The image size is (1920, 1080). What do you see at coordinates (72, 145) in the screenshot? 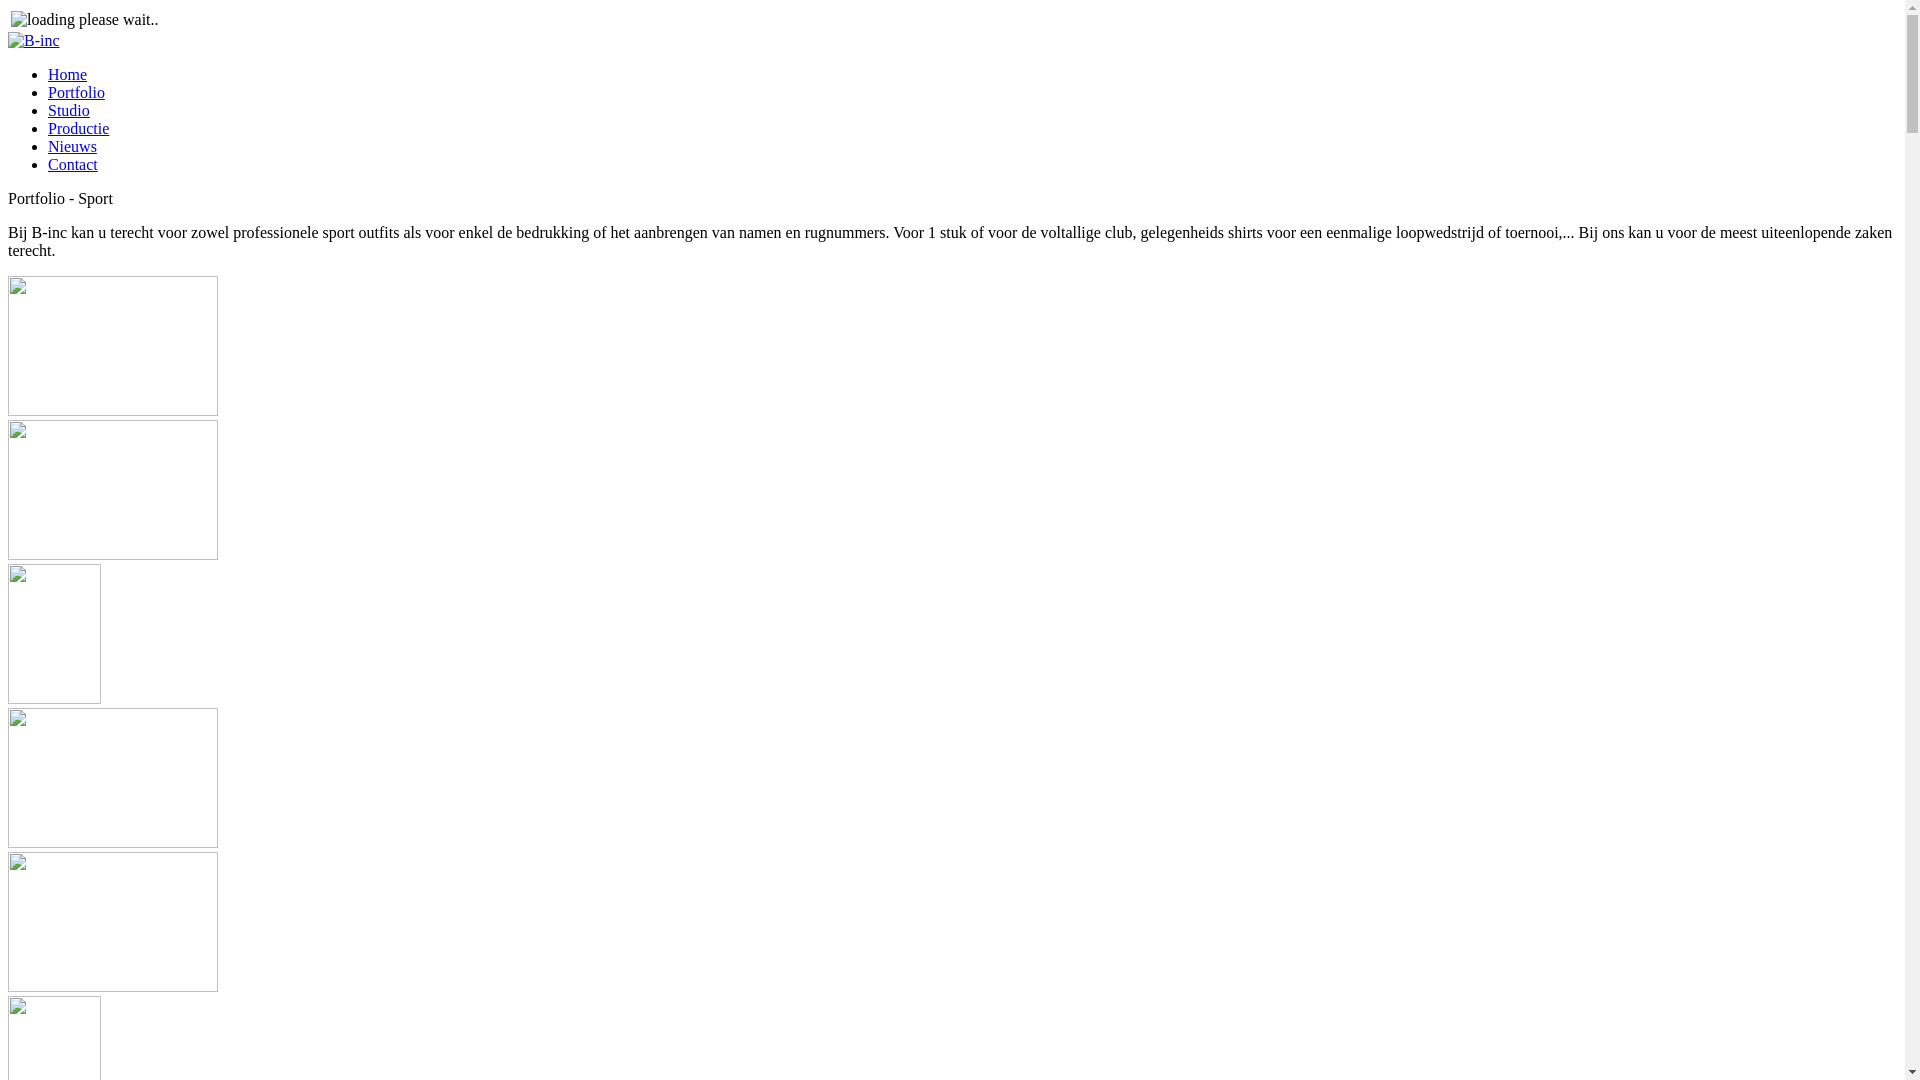
I see `'Nieuws'` at bounding box center [72, 145].